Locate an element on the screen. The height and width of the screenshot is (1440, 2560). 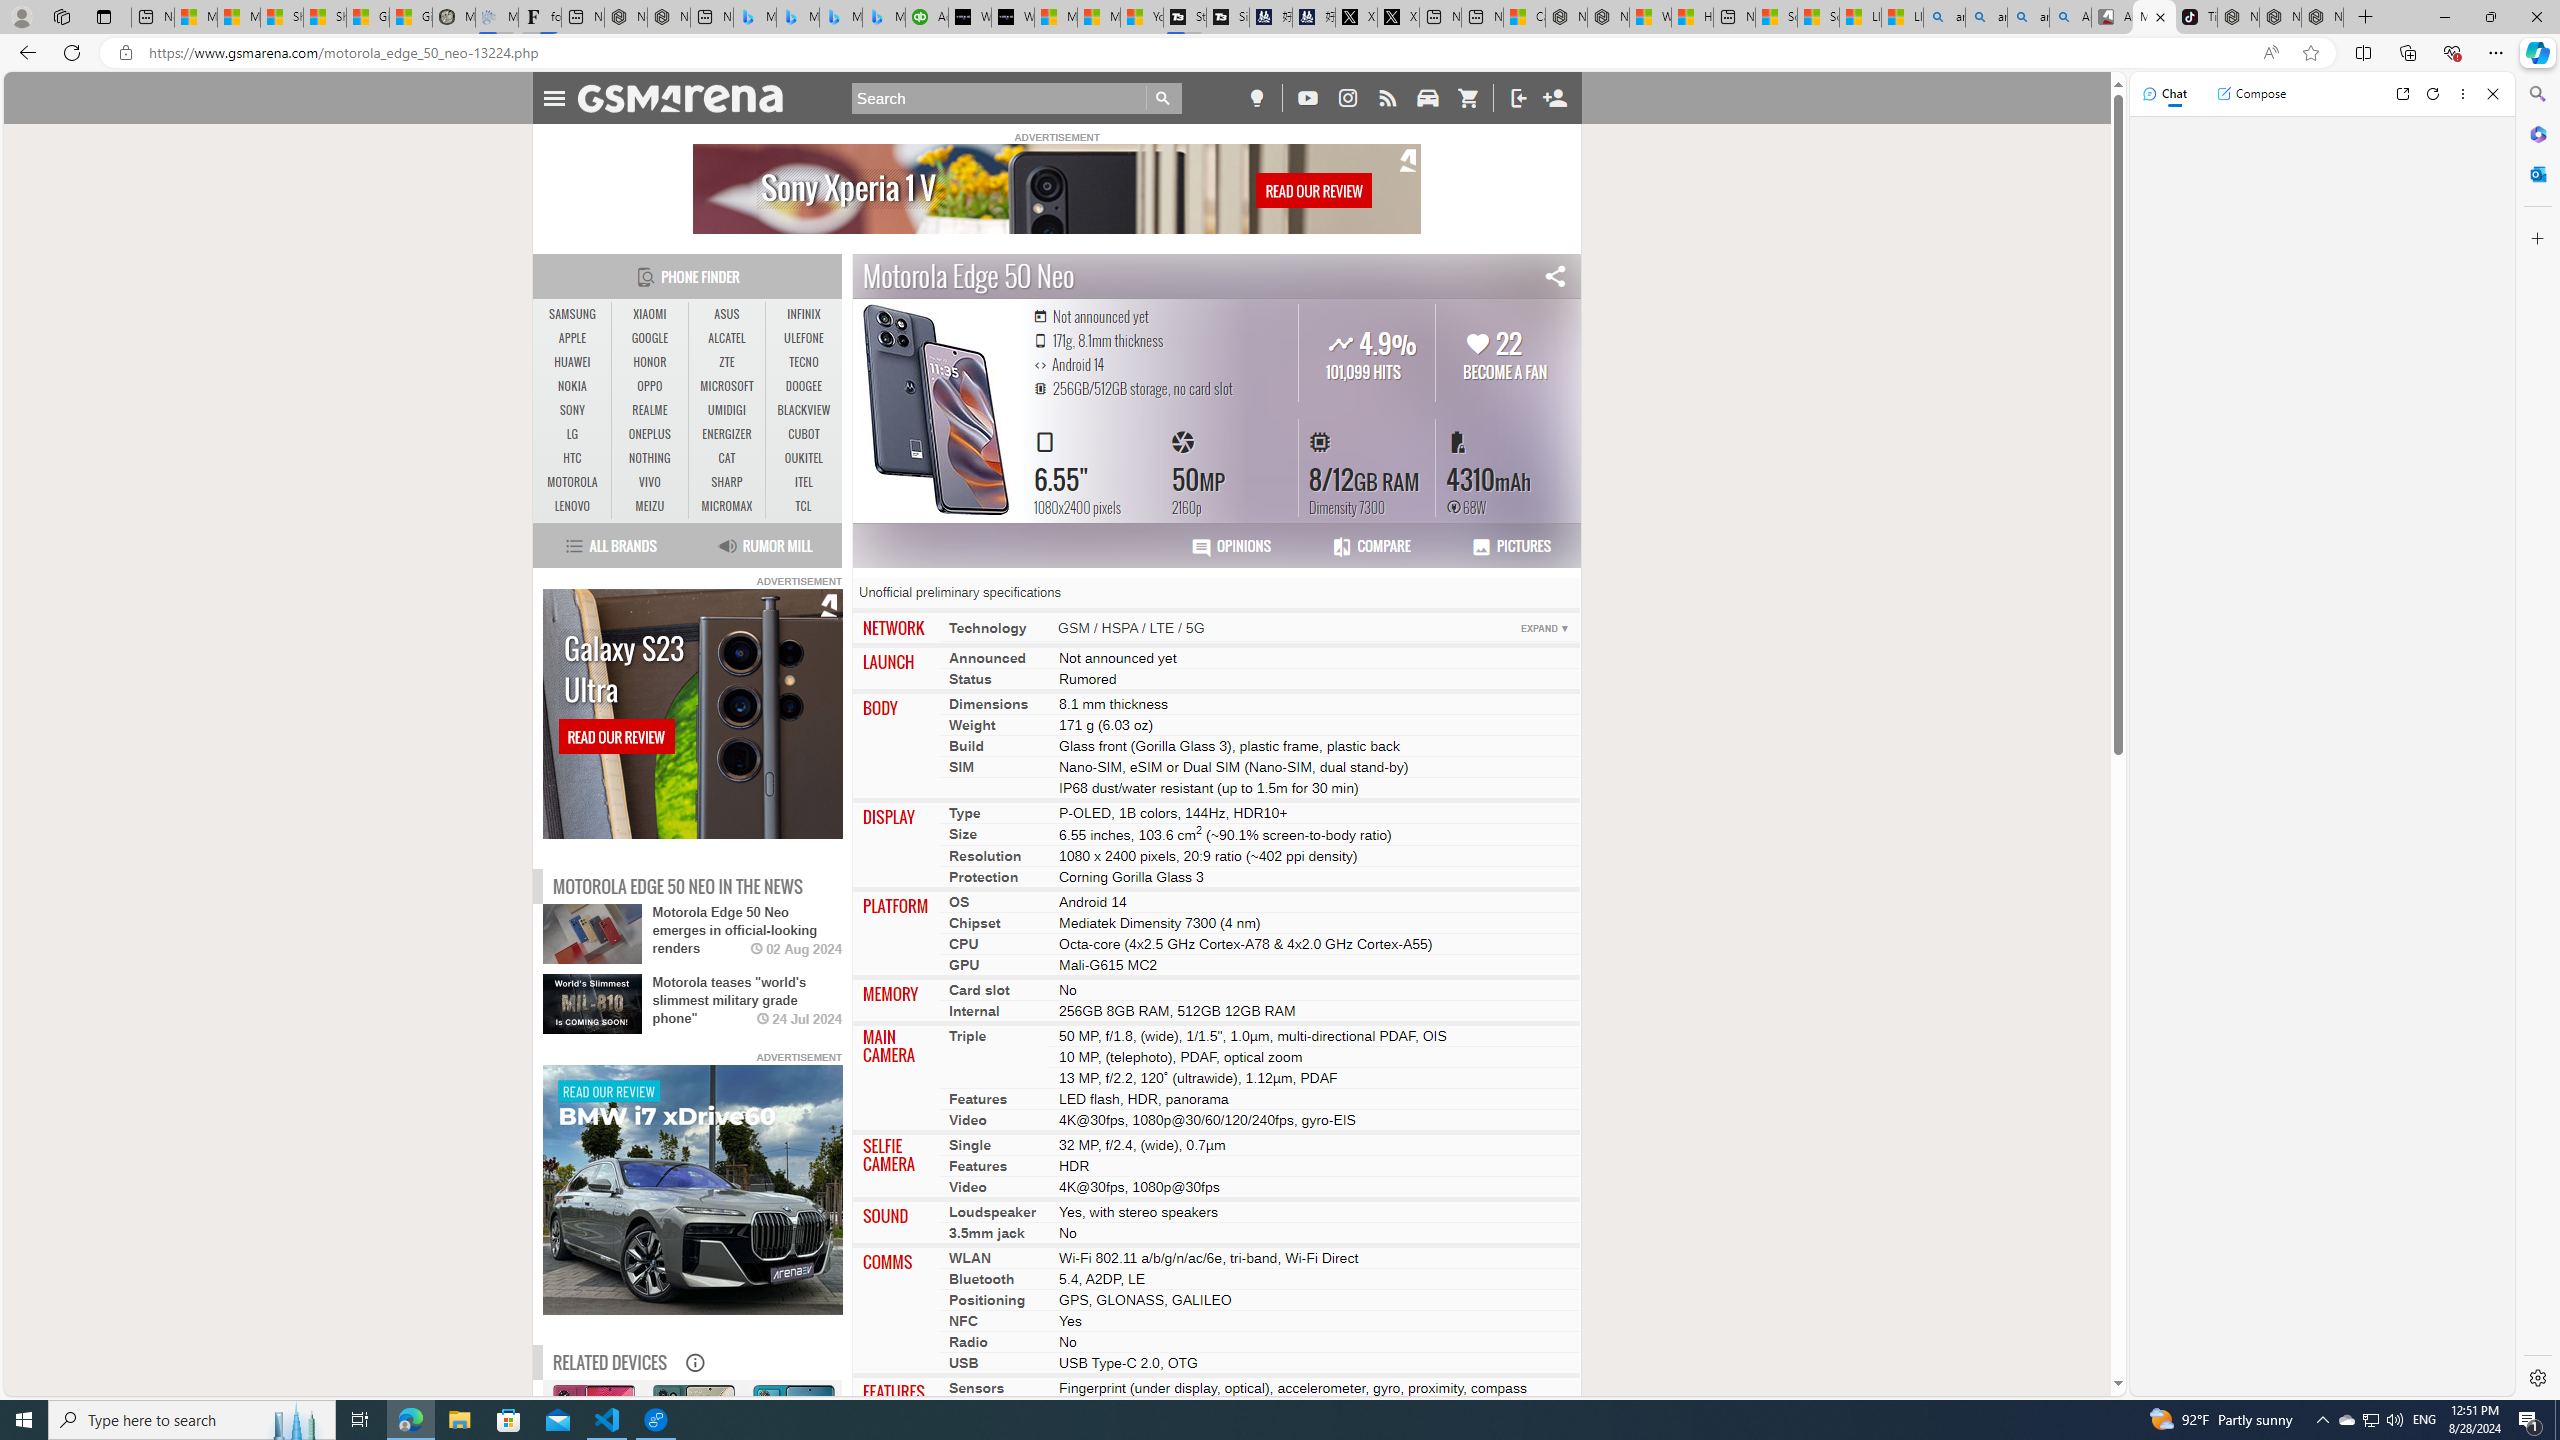
'REALME' is located at coordinates (649, 409).